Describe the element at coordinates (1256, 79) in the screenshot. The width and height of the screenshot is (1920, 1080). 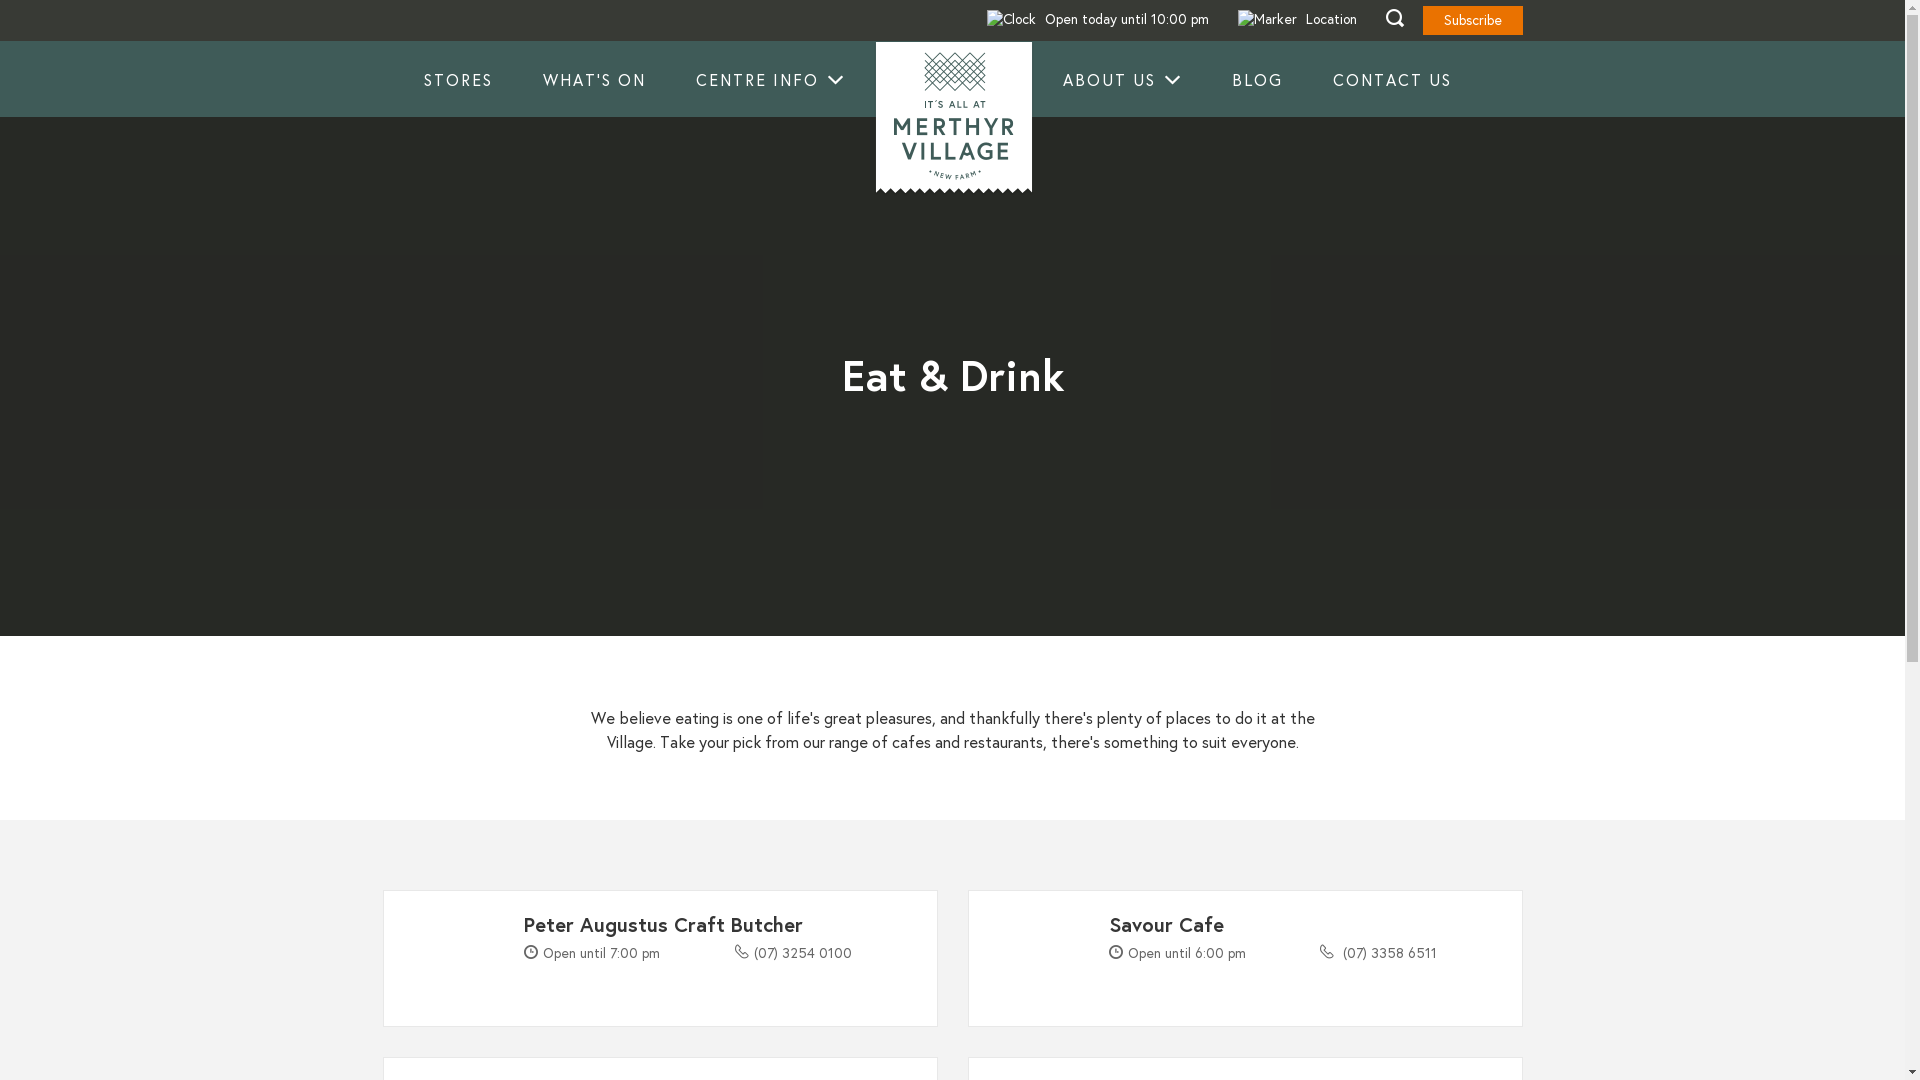
I see `'BLOG'` at that location.